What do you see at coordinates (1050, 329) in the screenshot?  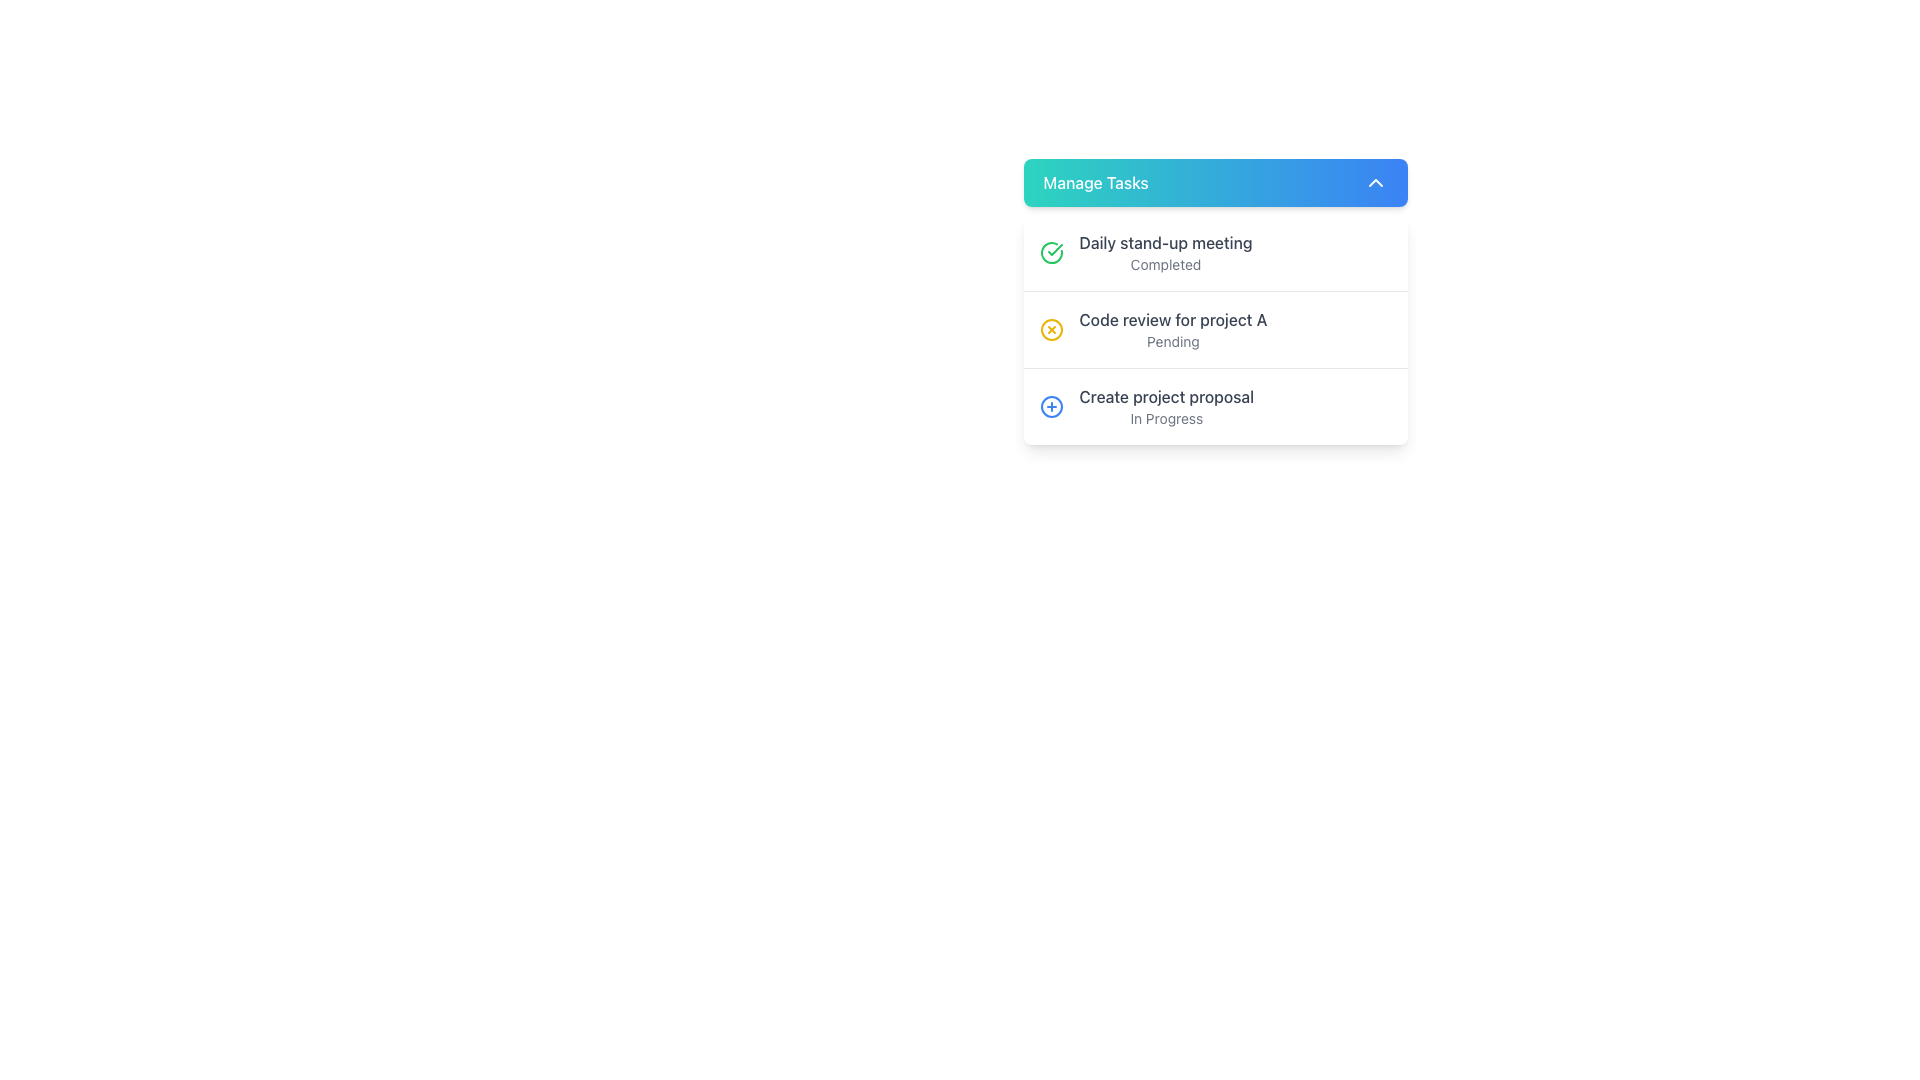 I see `the graphical details of the circular yellow icon with a centered 'X' shape, which represents the 'Code review for project A' task in the task list` at bounding box center [1050, 329].